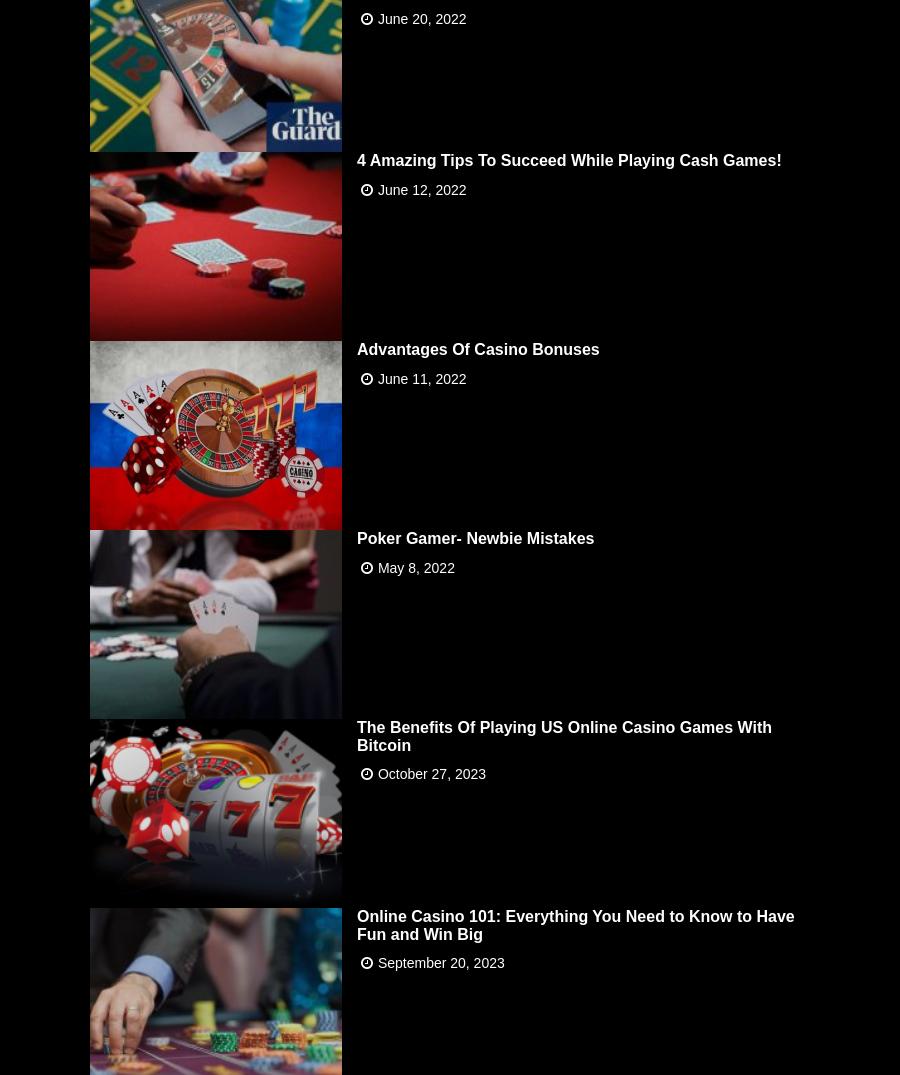 The height and width of the screenshot is (1075, 900). Describe the element at coordinates (440, 962) in the screenshot. I see `'September 20, 2023'` at that location.